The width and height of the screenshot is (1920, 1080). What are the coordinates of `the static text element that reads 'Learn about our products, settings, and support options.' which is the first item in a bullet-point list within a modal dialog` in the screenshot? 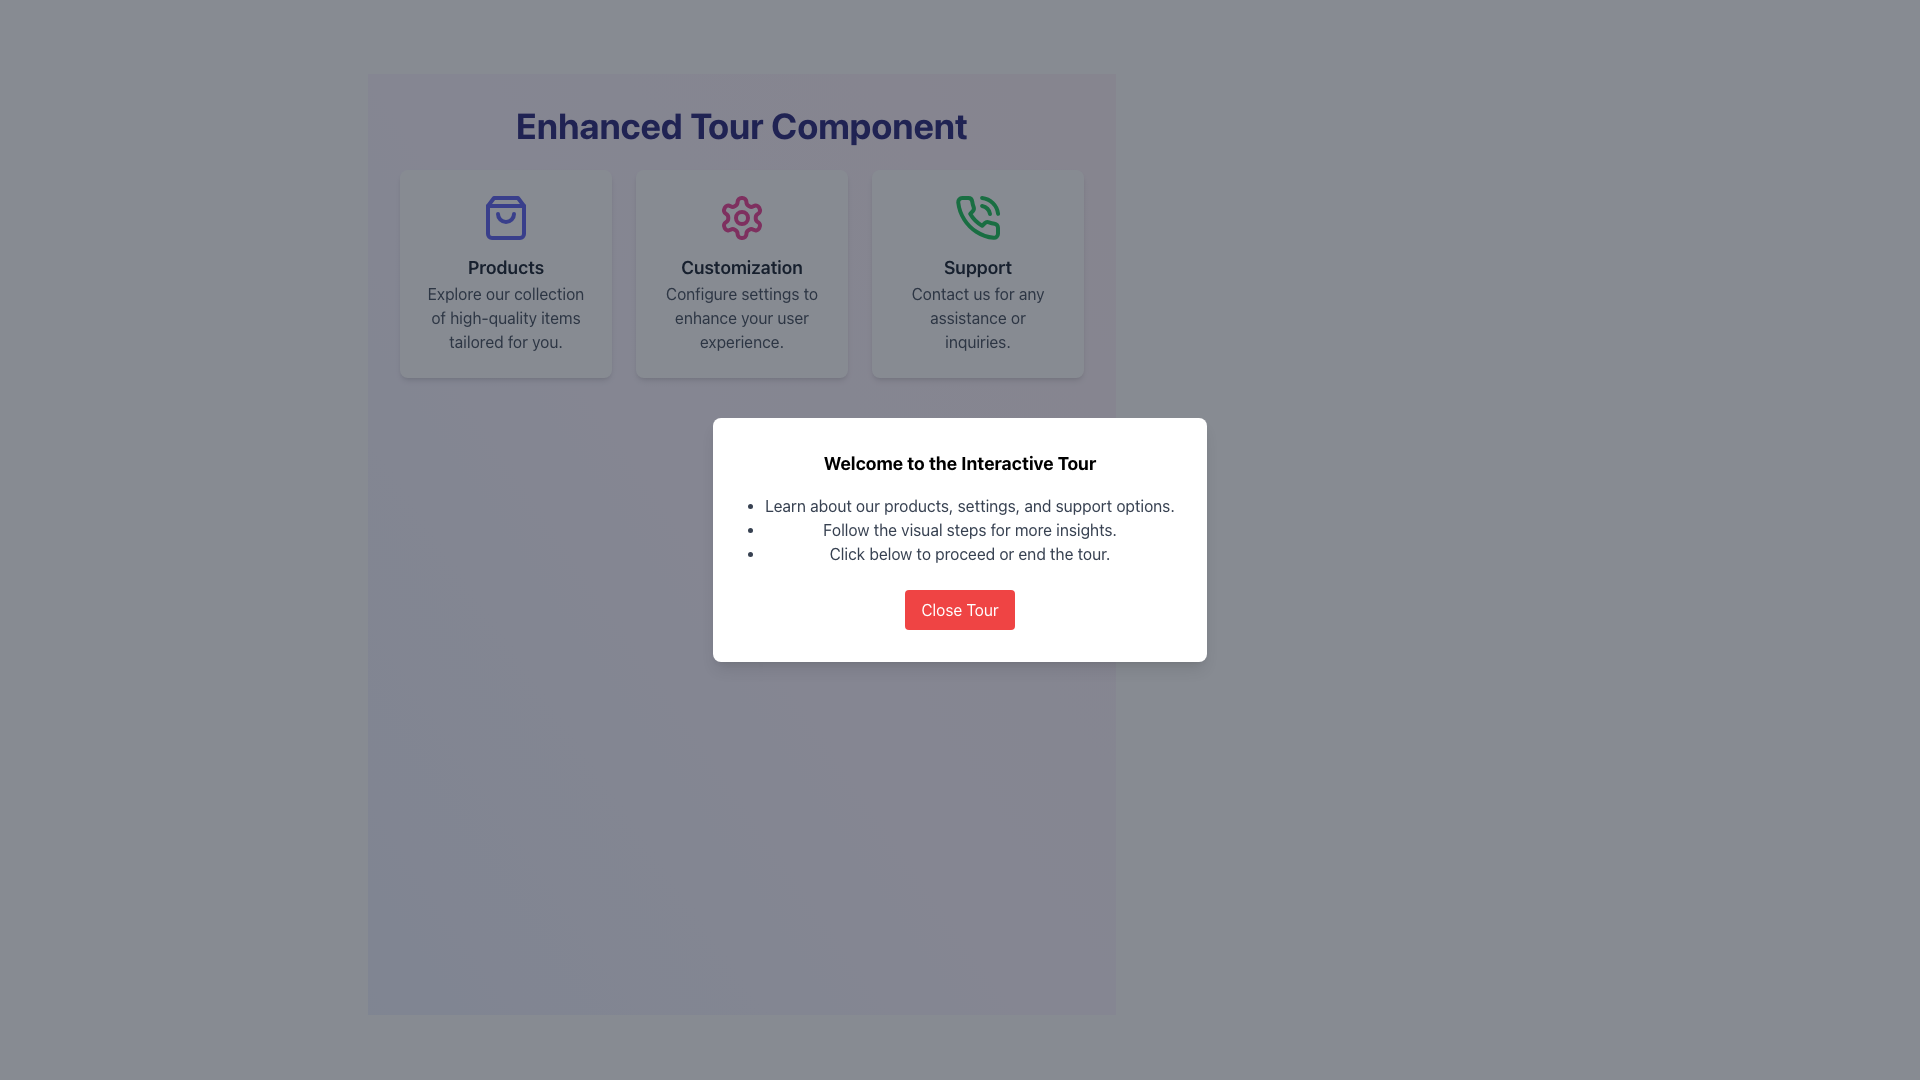 It's located at (969, 504).